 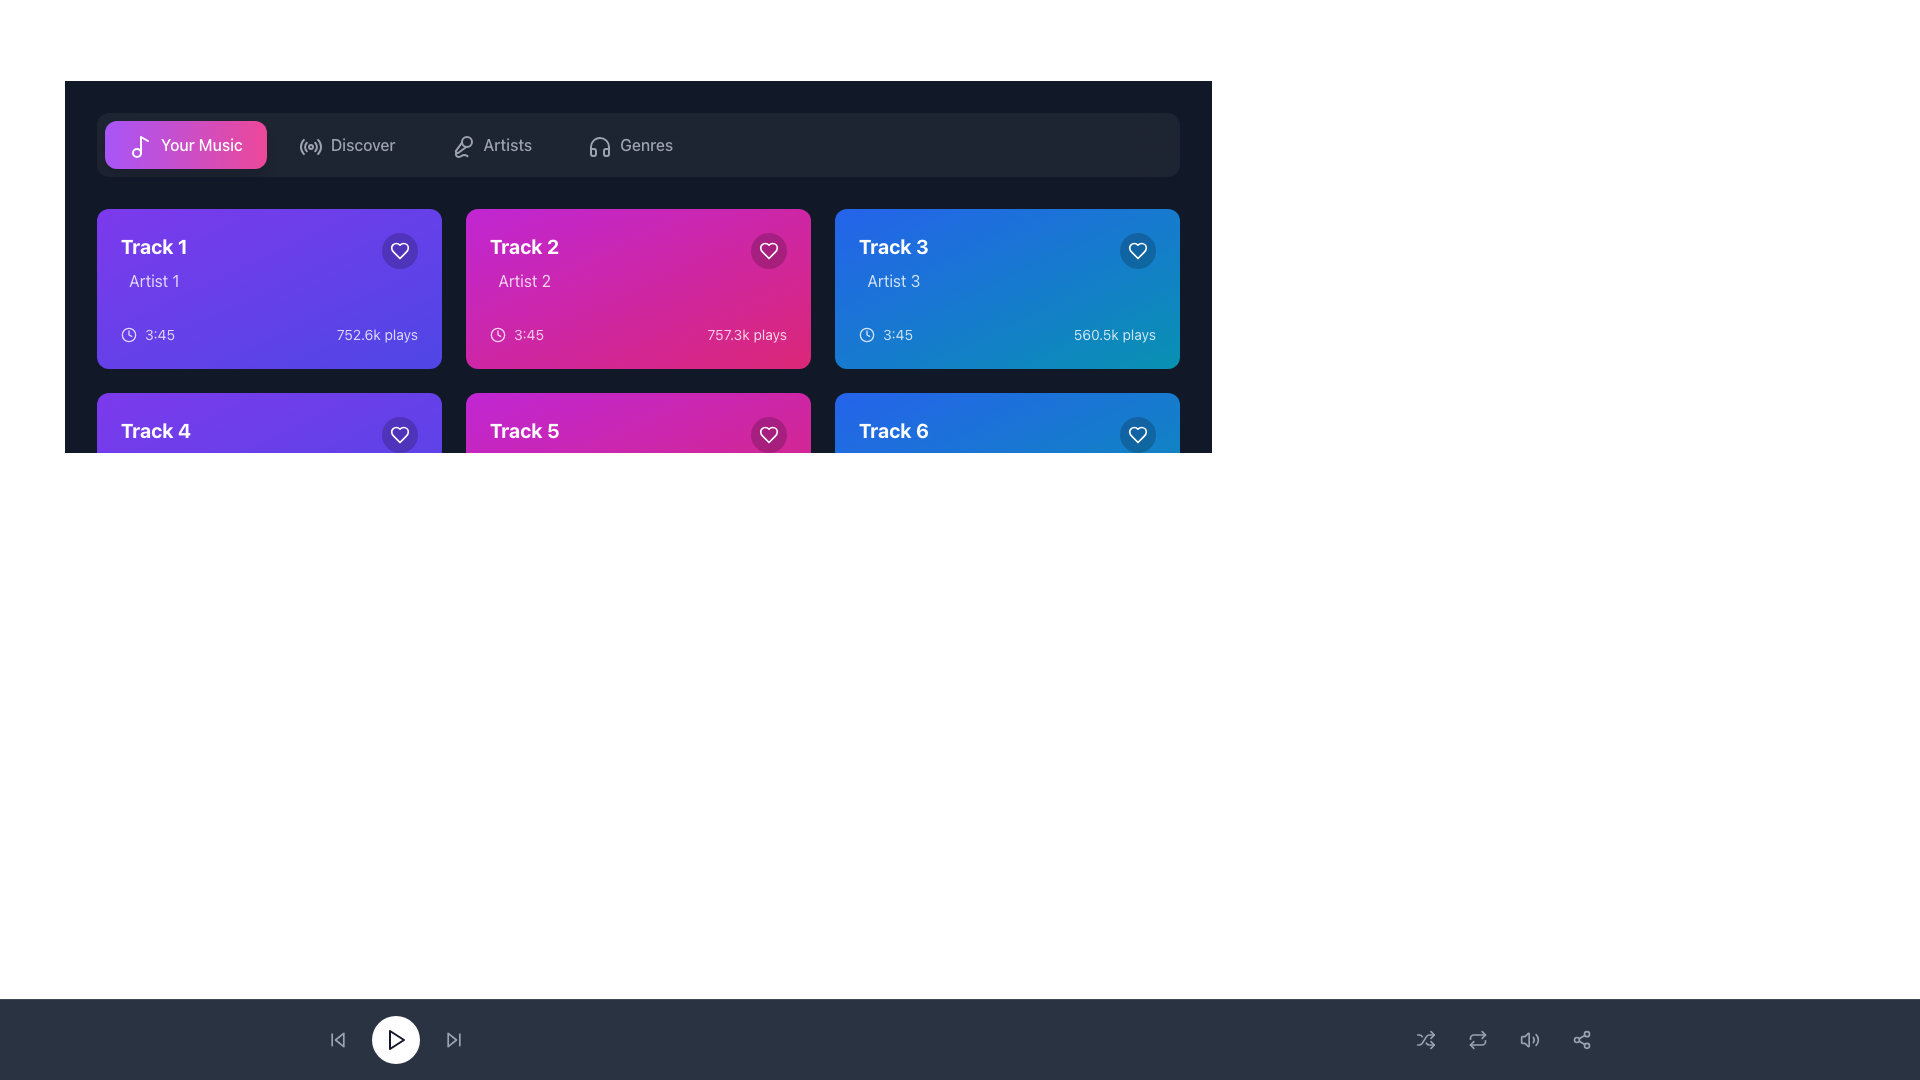 What do you see at coordinates (1137, 249) in the screenshot?
I see `the heart icon located in the top-right corner of the 'Track 3' card to mark it as a favorite` at bounding box center [1137, 249].